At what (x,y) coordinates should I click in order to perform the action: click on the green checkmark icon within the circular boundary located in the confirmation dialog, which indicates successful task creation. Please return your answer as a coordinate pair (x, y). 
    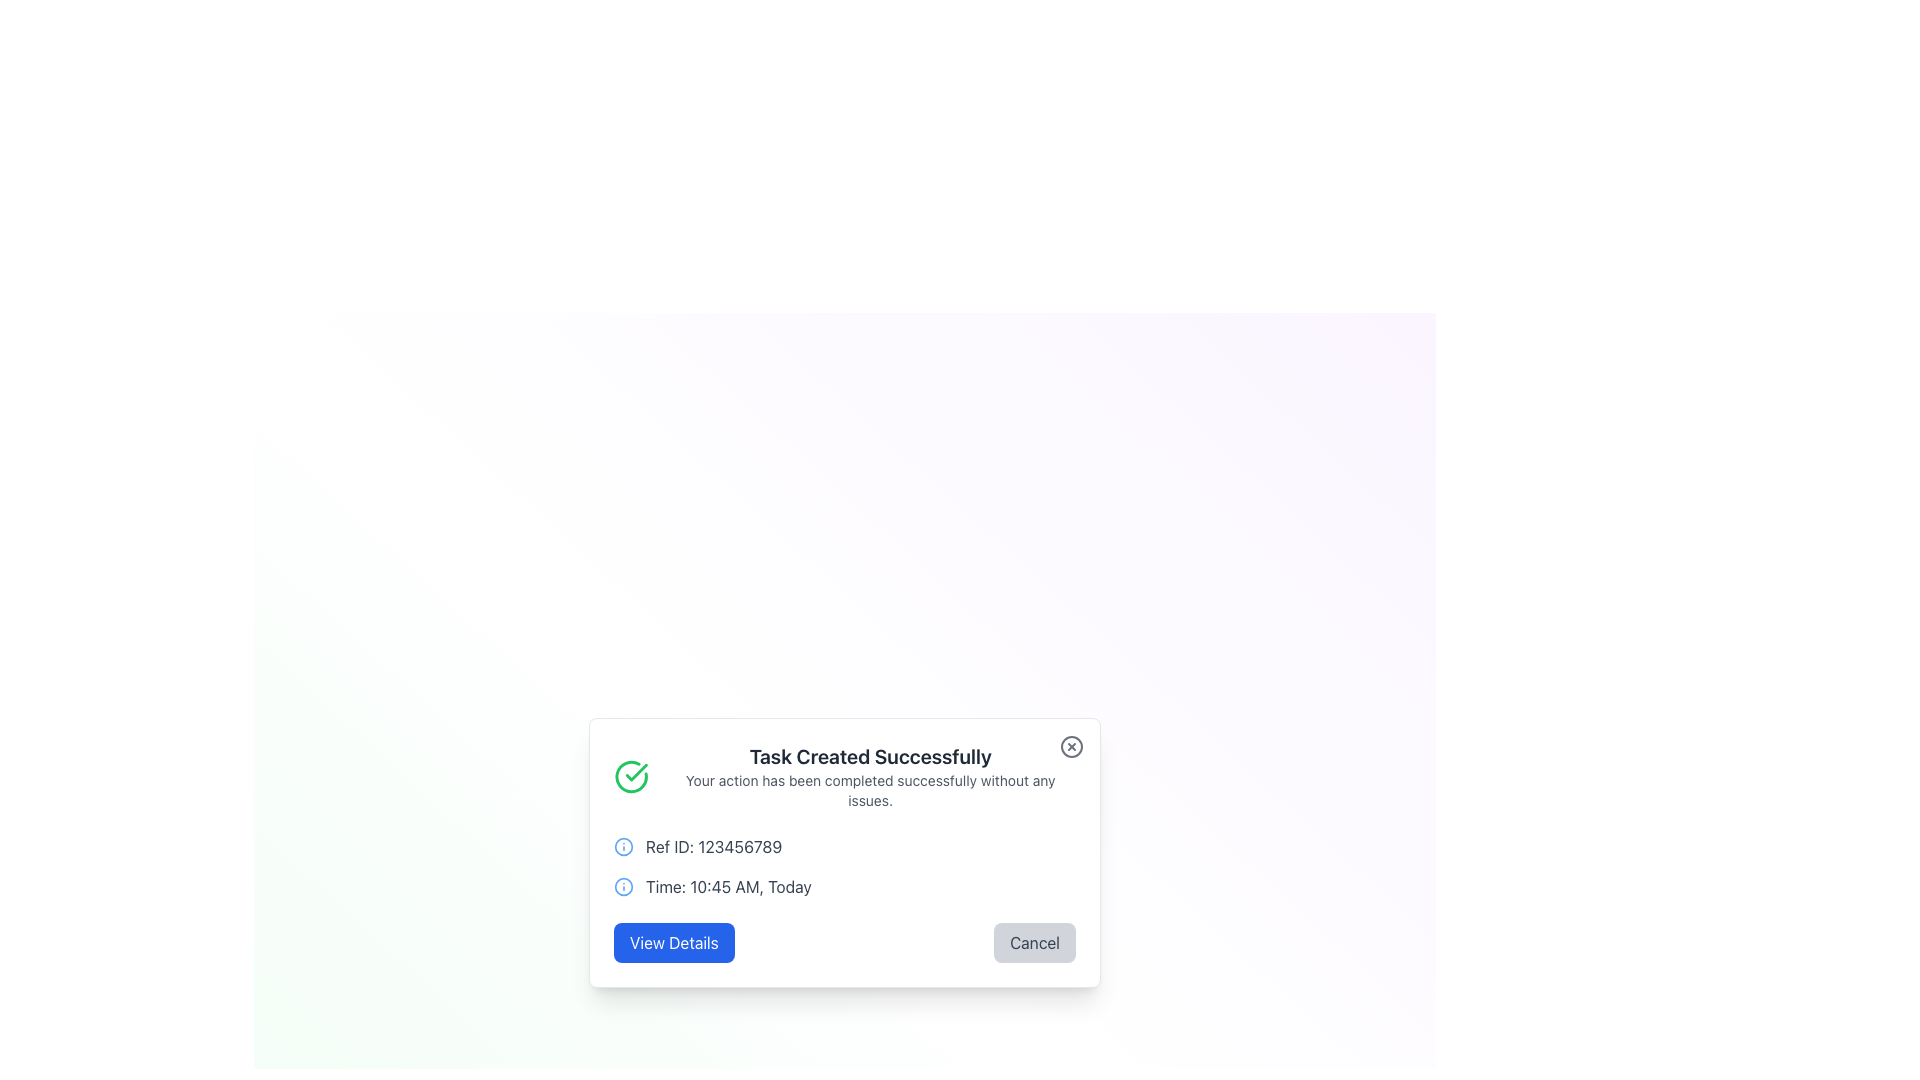
    Looking at the image, I should click on (635, 771).